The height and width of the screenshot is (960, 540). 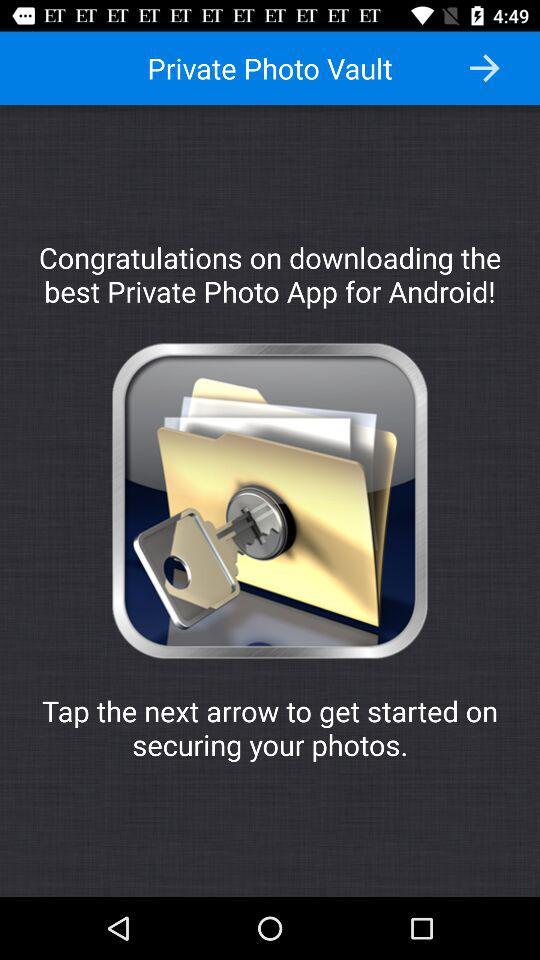 I want to click on icon to the right of the private photo vault icon, so click(x=483, y=68).